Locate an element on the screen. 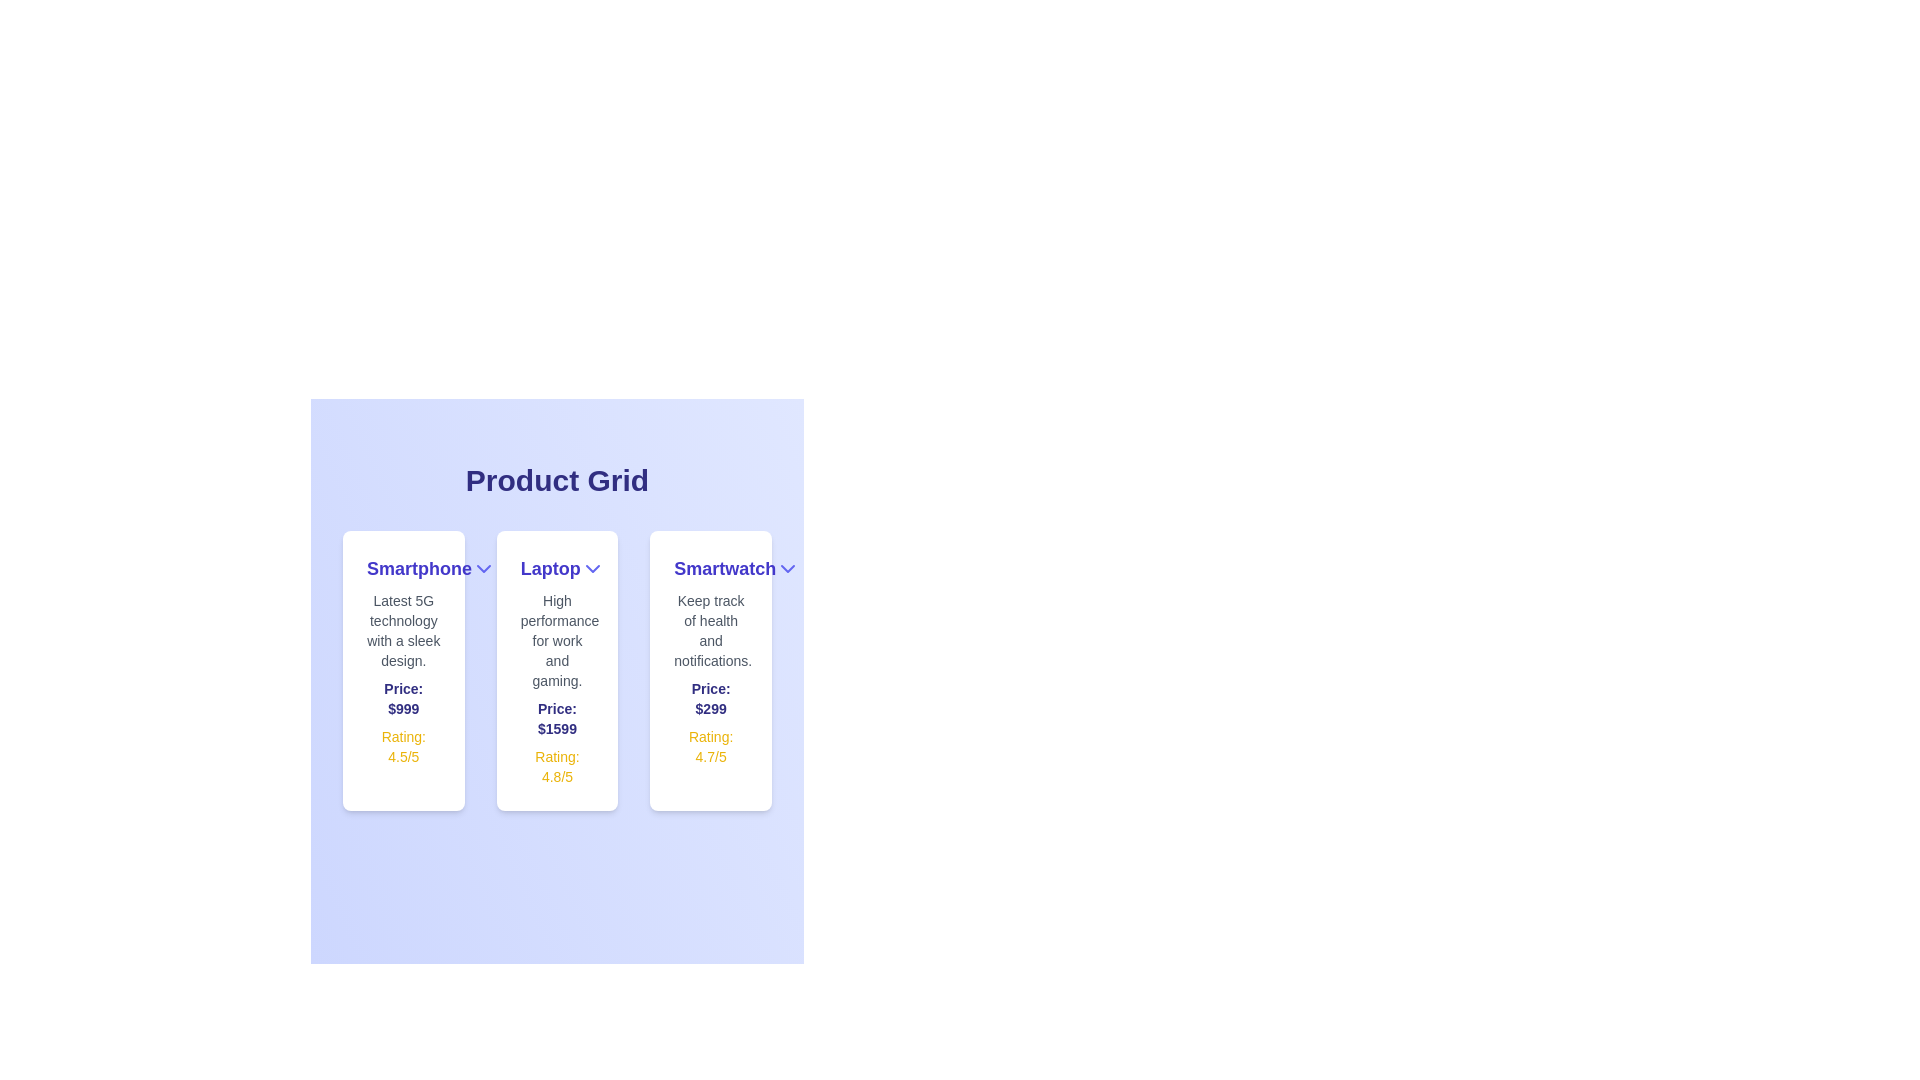 The image size is (1920, 1080). the expand/collapse toggle icon located to the right of the 'Smartwatch' text is located at coordinates (787, 569).